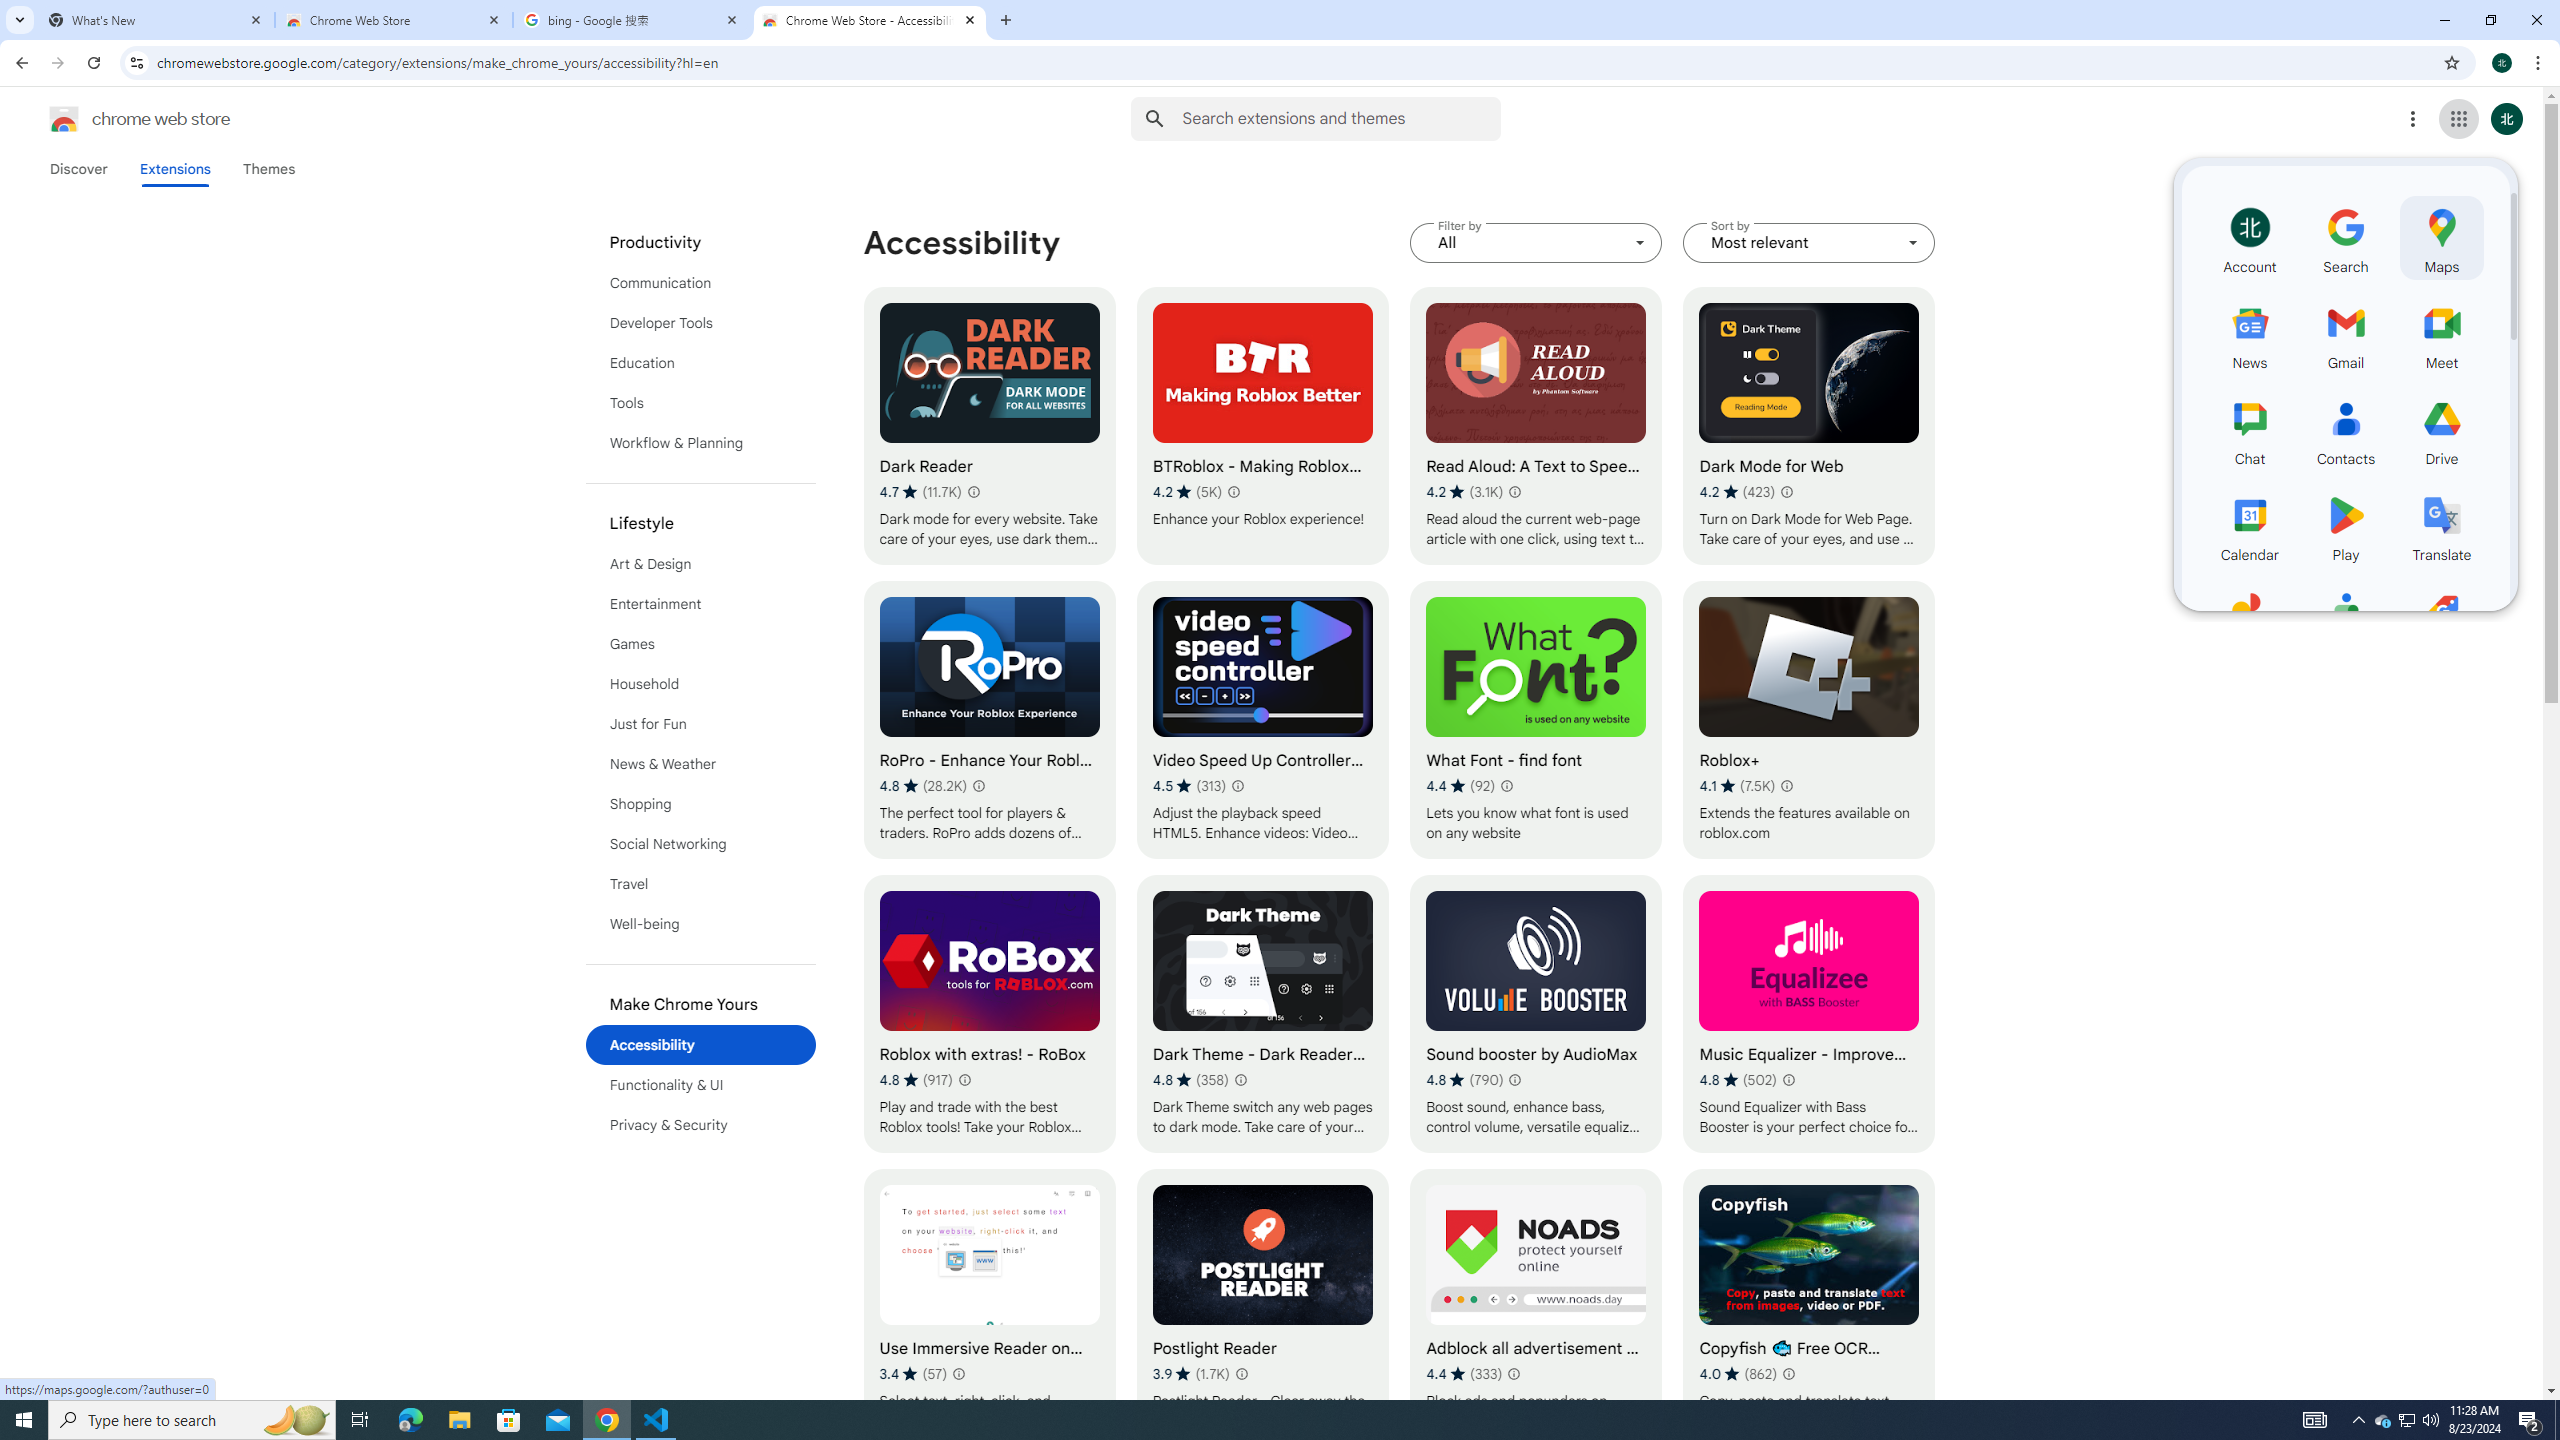 This screenshot has height=1440, width=2560. I want to click on 'What', so click(155, 19).